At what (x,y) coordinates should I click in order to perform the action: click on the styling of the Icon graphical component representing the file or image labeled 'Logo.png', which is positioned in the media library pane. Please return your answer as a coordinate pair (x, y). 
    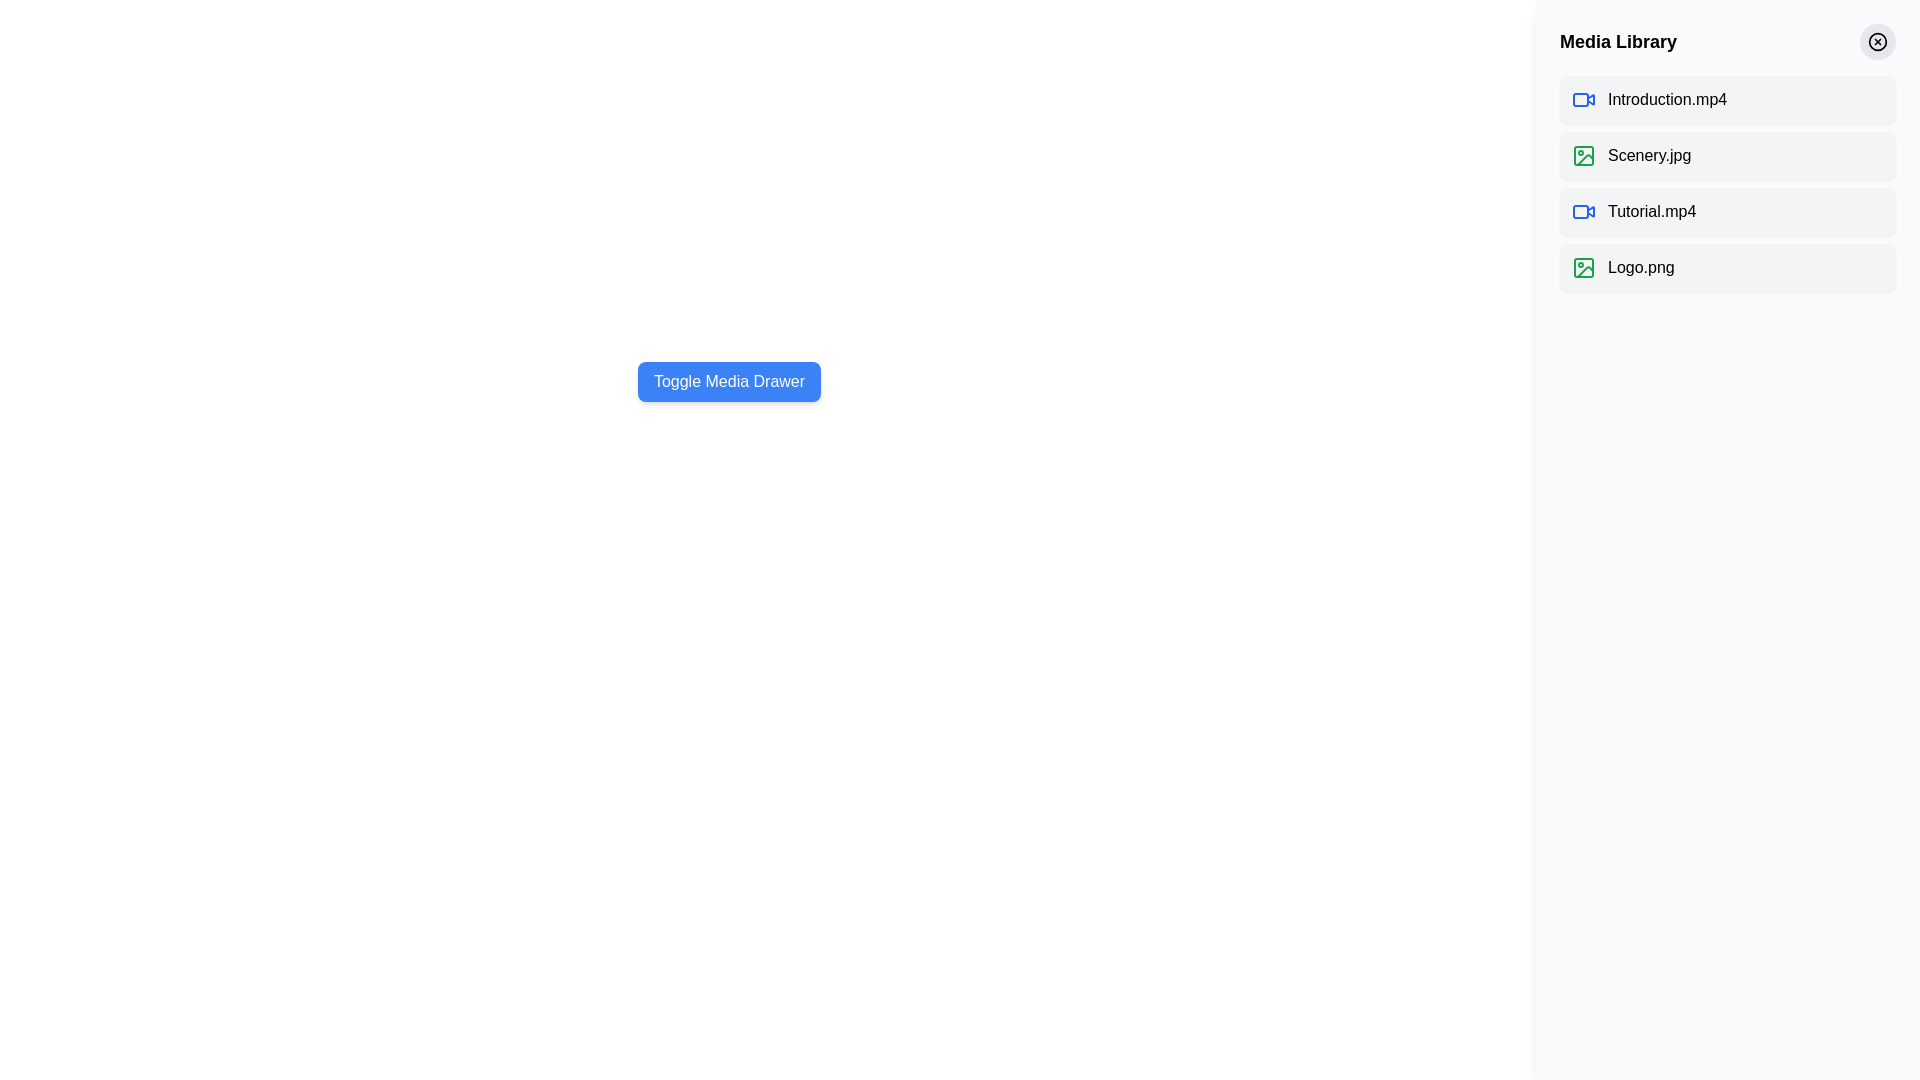
    Looking at the image, I should click on (1583, 266).